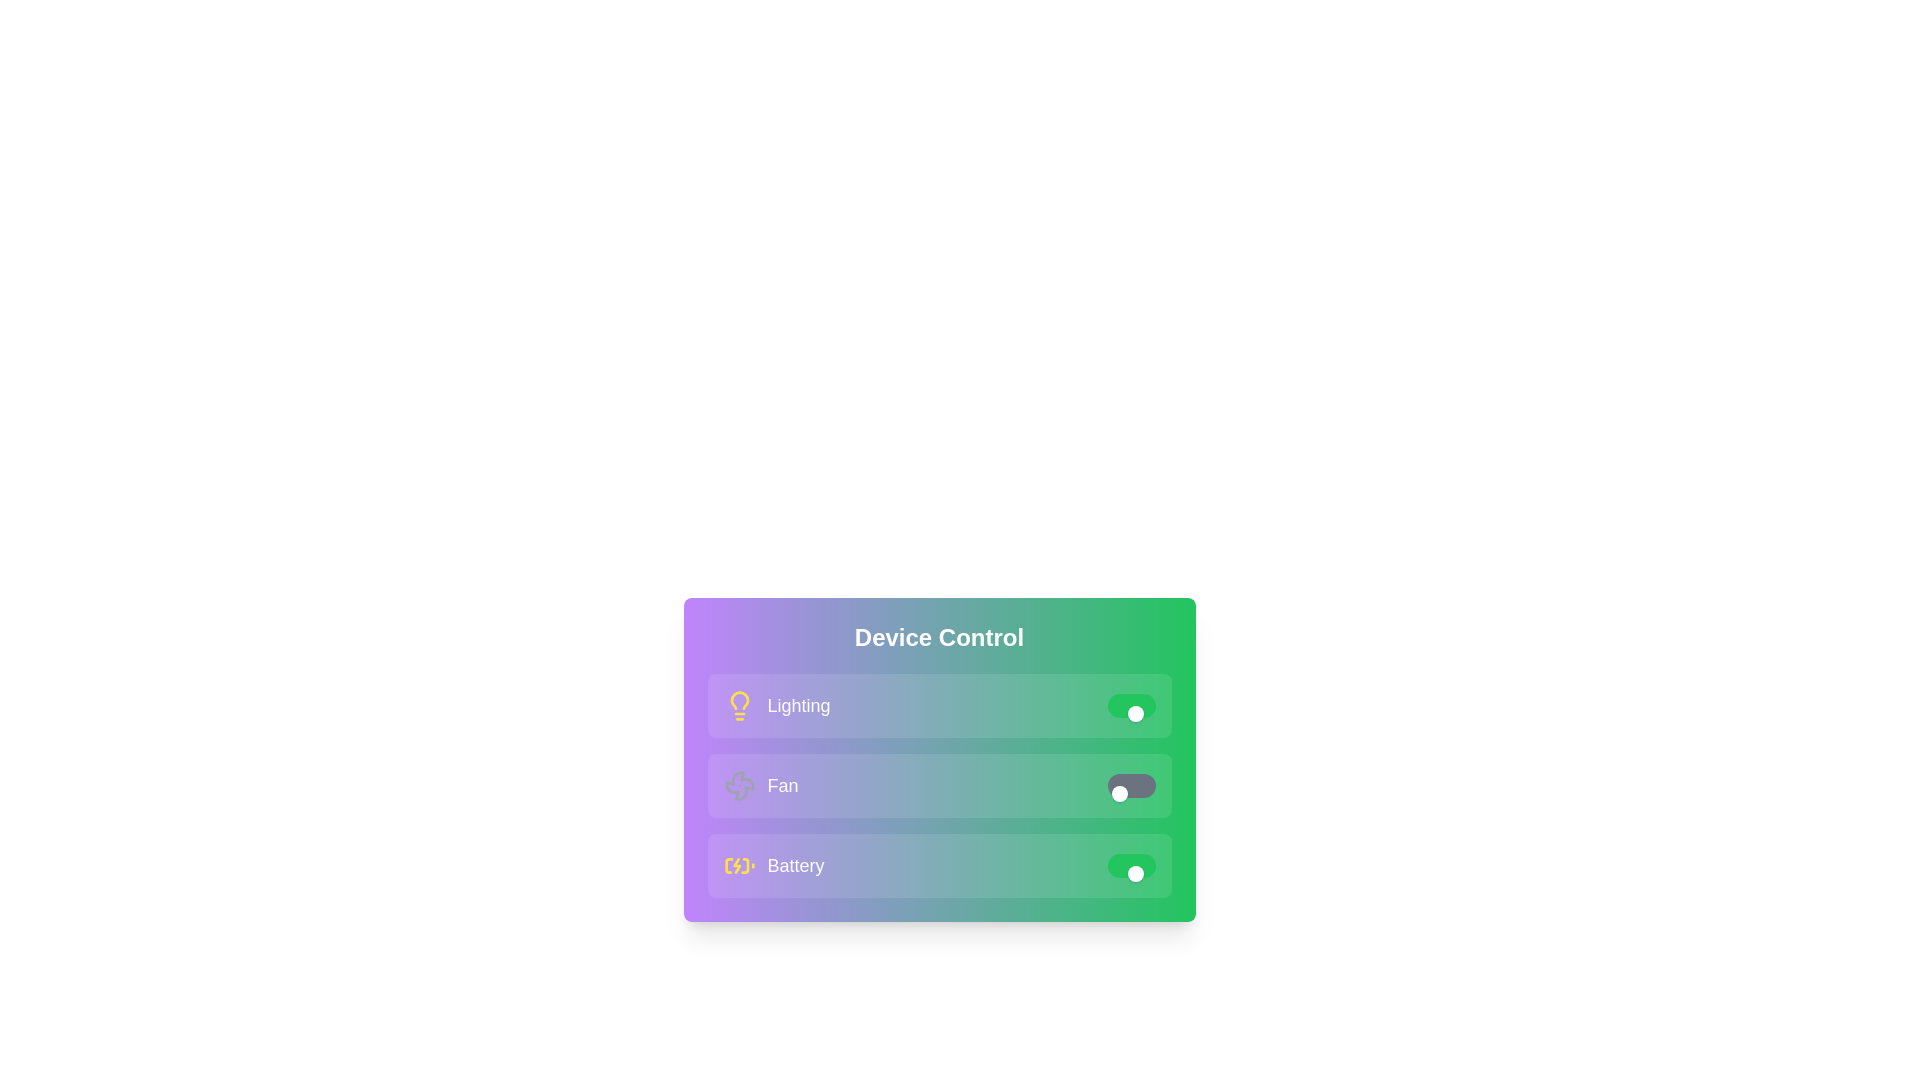 This screenshot has width=1920, height=1080. I want to click on the icon representing Fan, so click(738, 785).